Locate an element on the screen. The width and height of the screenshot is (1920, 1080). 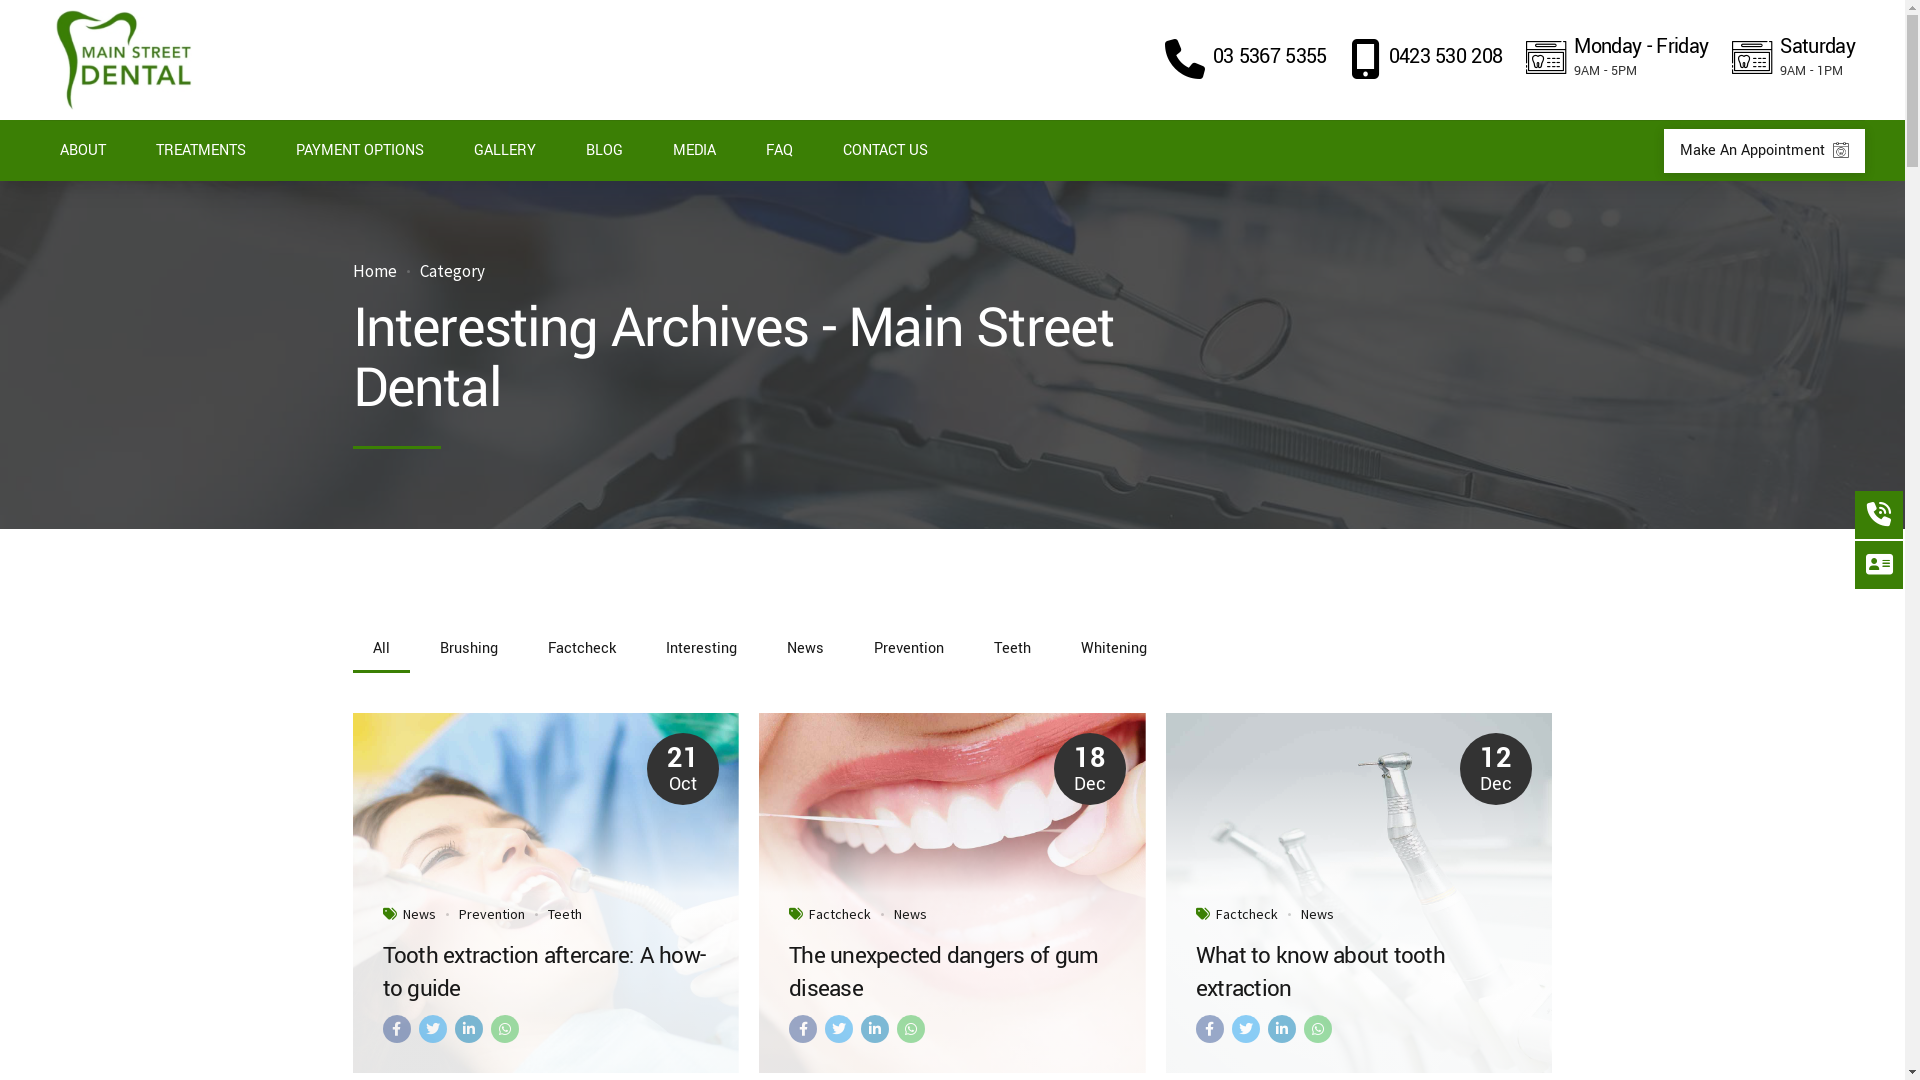
'MEDIA' is located at coordinates (694, 149).